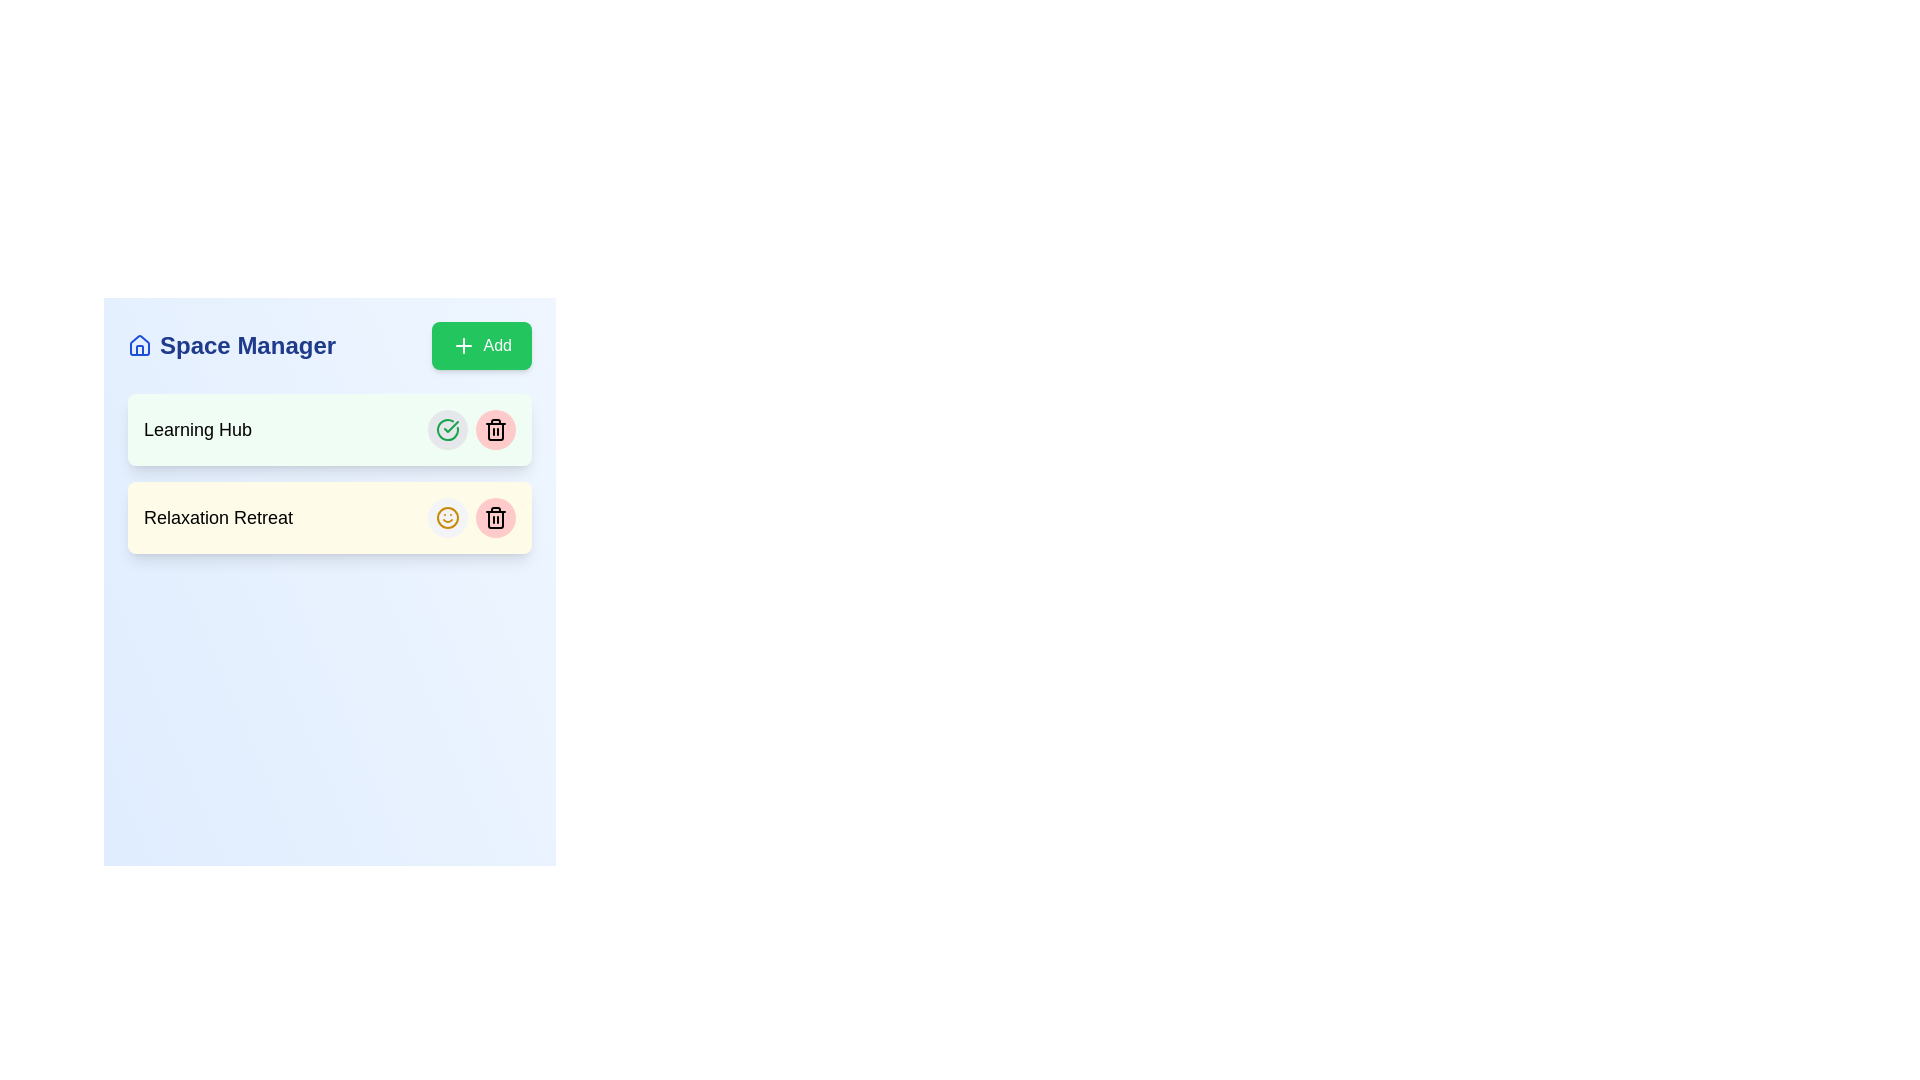  I want to click on the circular red button with a trash can icon, located in the second row of the 'Relaxation Retreat' entry, to observe its hover effects, so click(495, 516).